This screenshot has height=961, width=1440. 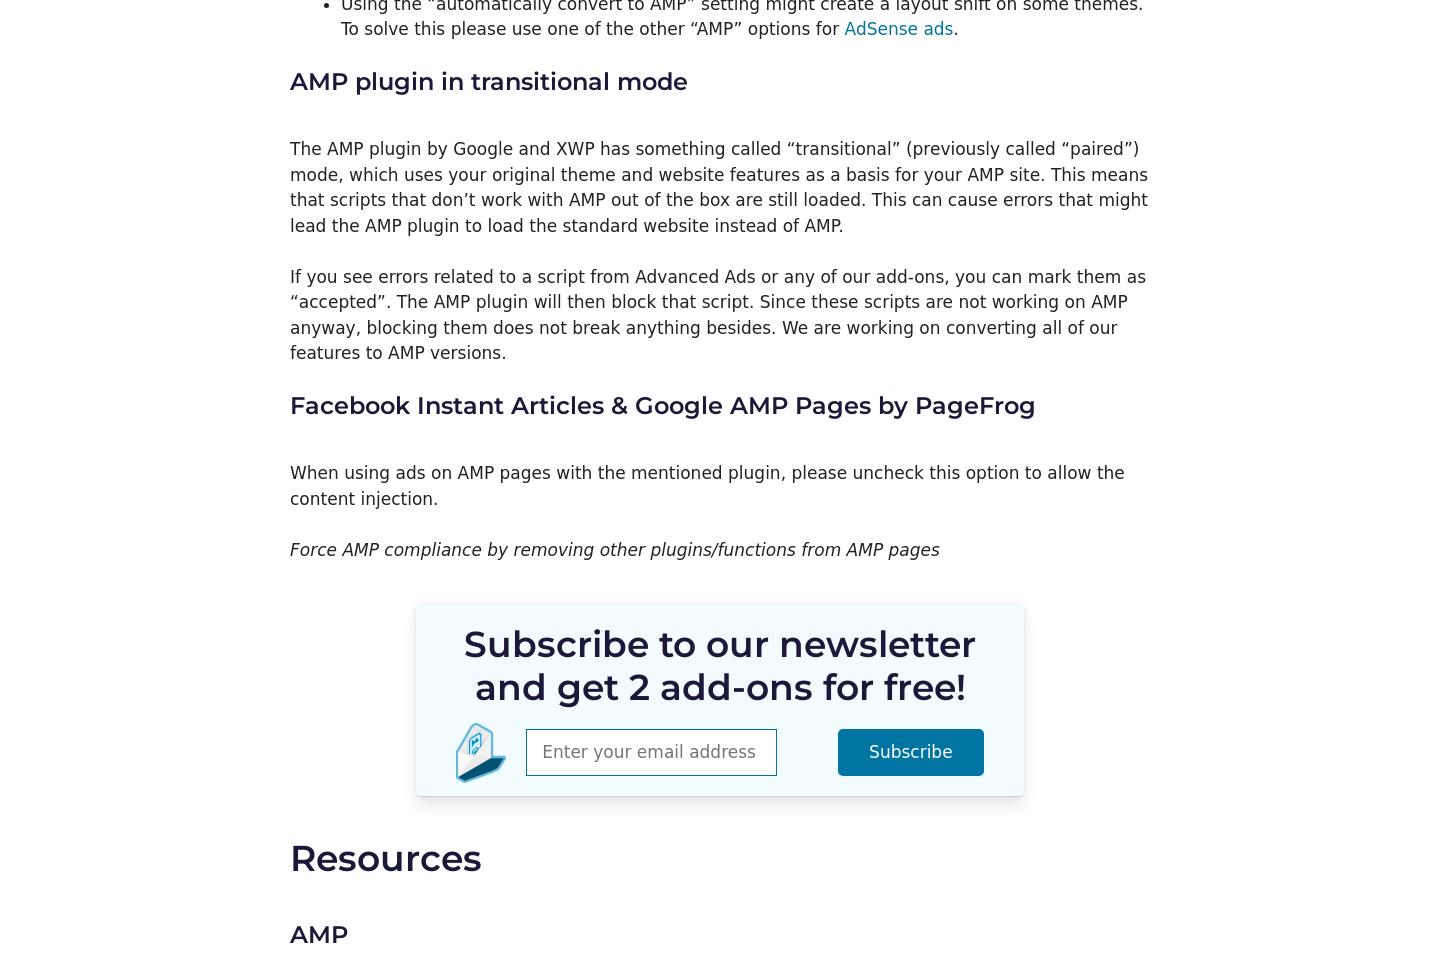 What do you see at coordinates (318, 933) in the screenshot?
I see `'AMP'` at bounding box center [318, 933].